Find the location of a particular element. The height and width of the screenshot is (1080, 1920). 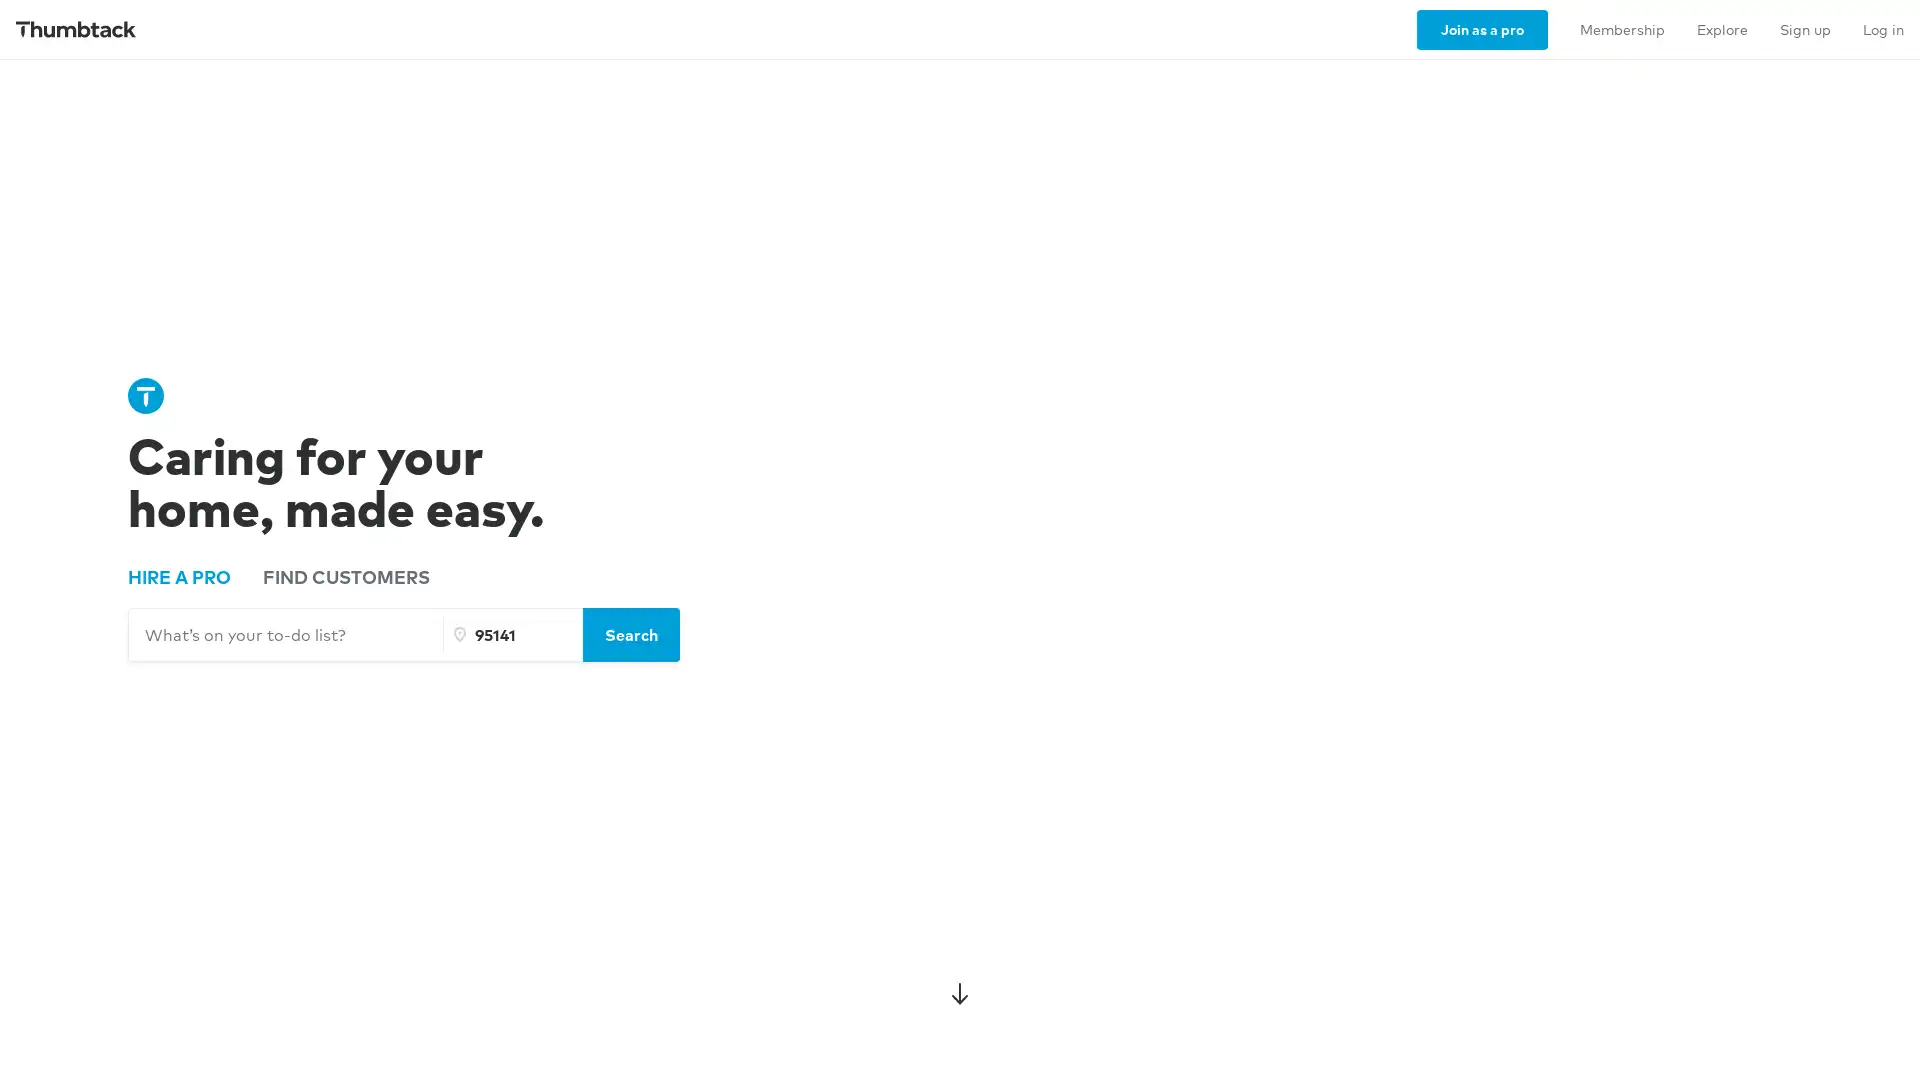

FIND CUSTOMERS is located at coordinates (346, 577).